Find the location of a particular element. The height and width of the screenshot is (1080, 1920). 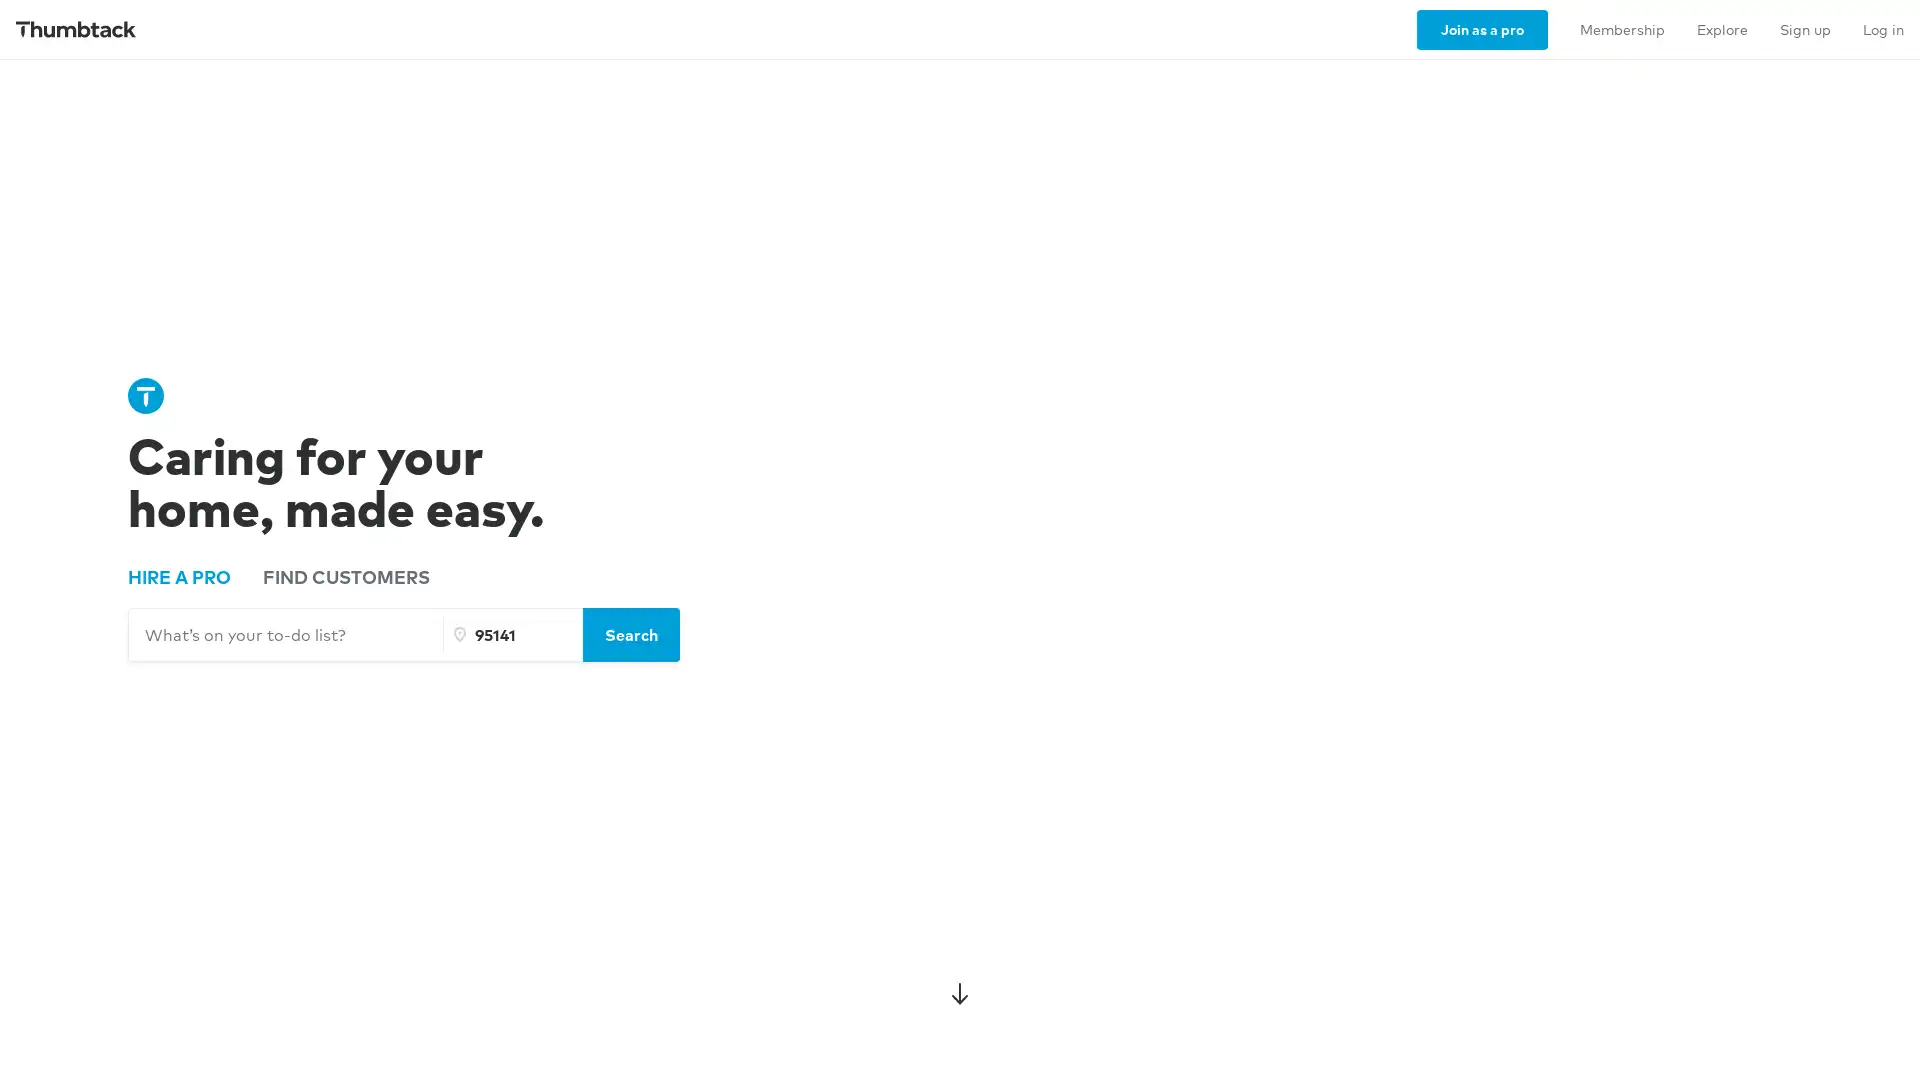

FIND CUSTOMERS is located at coordinates (346, 577).